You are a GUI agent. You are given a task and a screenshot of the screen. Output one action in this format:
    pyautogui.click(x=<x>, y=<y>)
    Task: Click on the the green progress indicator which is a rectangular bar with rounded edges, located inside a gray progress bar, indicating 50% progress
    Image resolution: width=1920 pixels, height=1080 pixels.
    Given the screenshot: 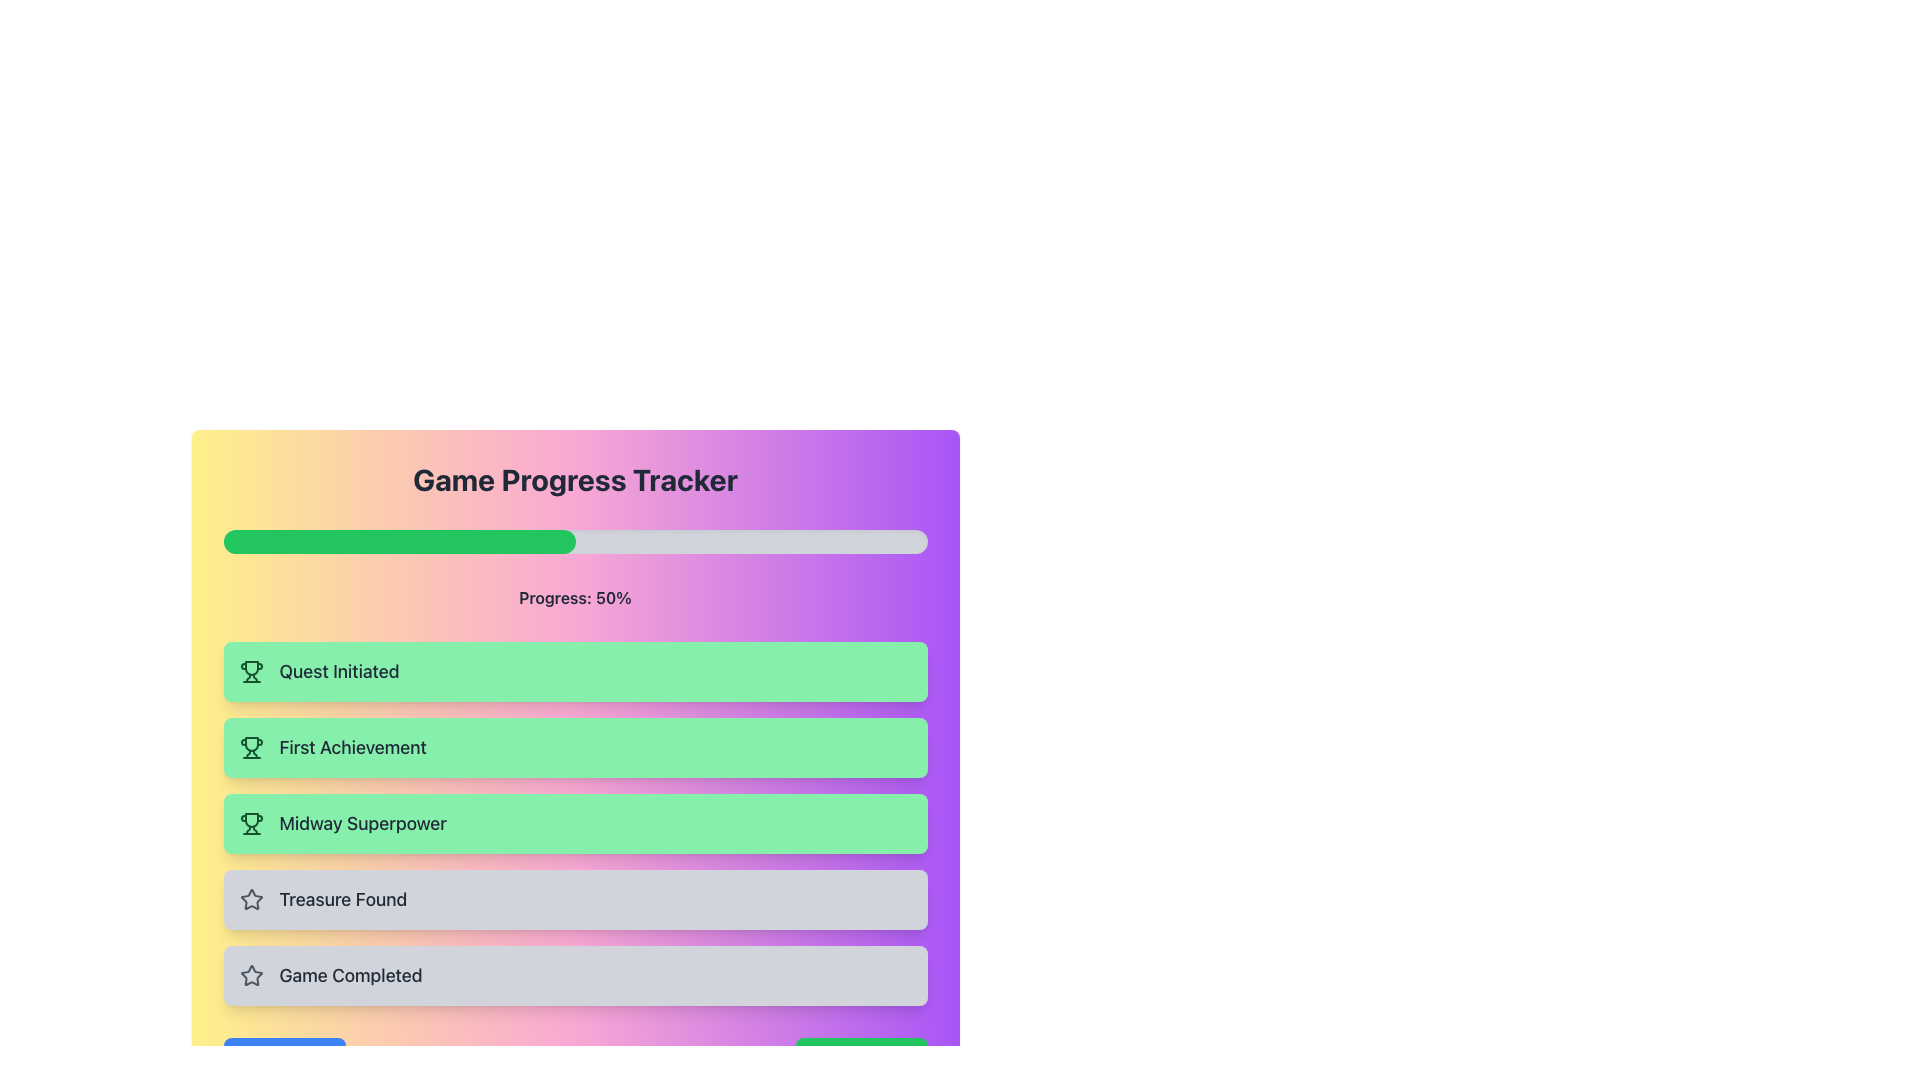 What is the action you would take?
    pyautogui.click(x=399, y=542)
    